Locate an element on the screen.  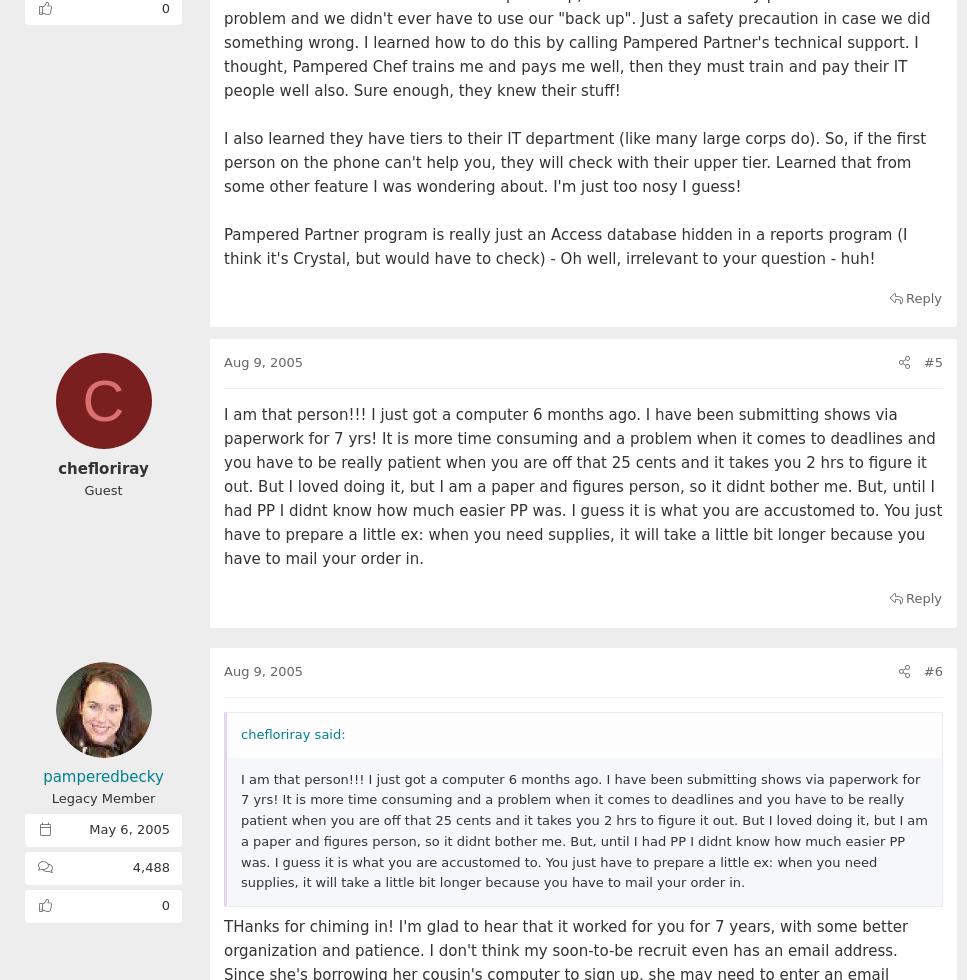
'4,488' is located at coordinates (151, 867).